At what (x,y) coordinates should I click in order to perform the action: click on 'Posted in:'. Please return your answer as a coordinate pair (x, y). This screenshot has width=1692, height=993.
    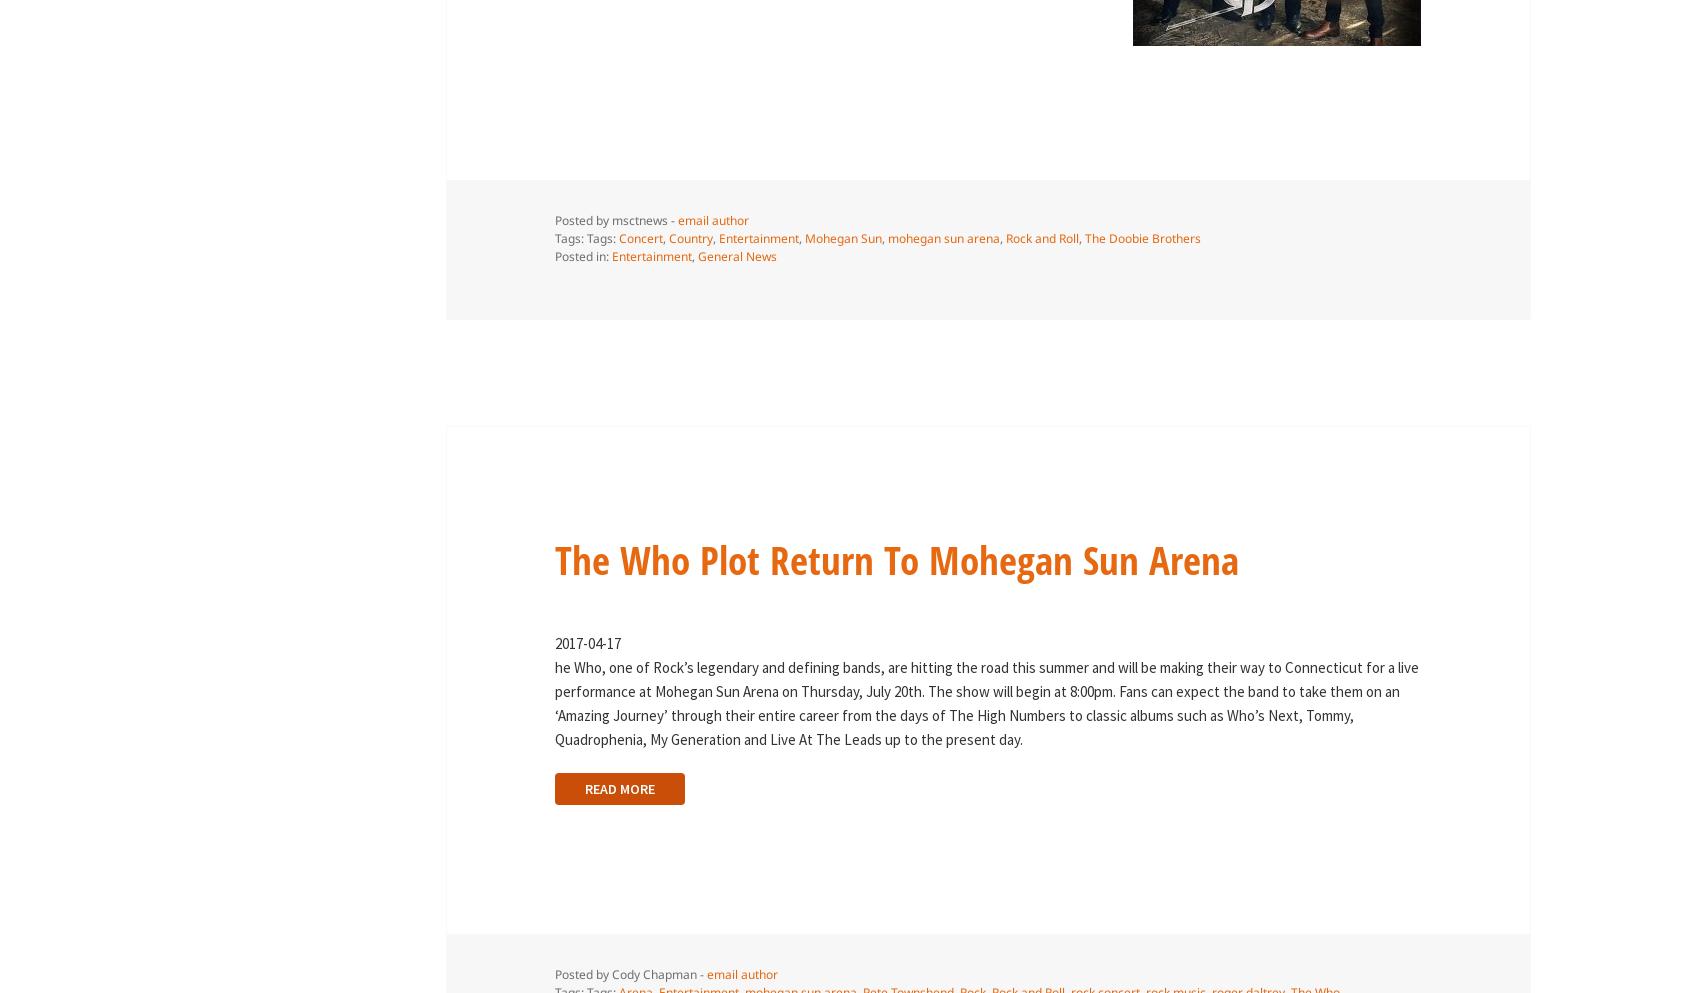
    Looking at the image, I should click on (553, 255).